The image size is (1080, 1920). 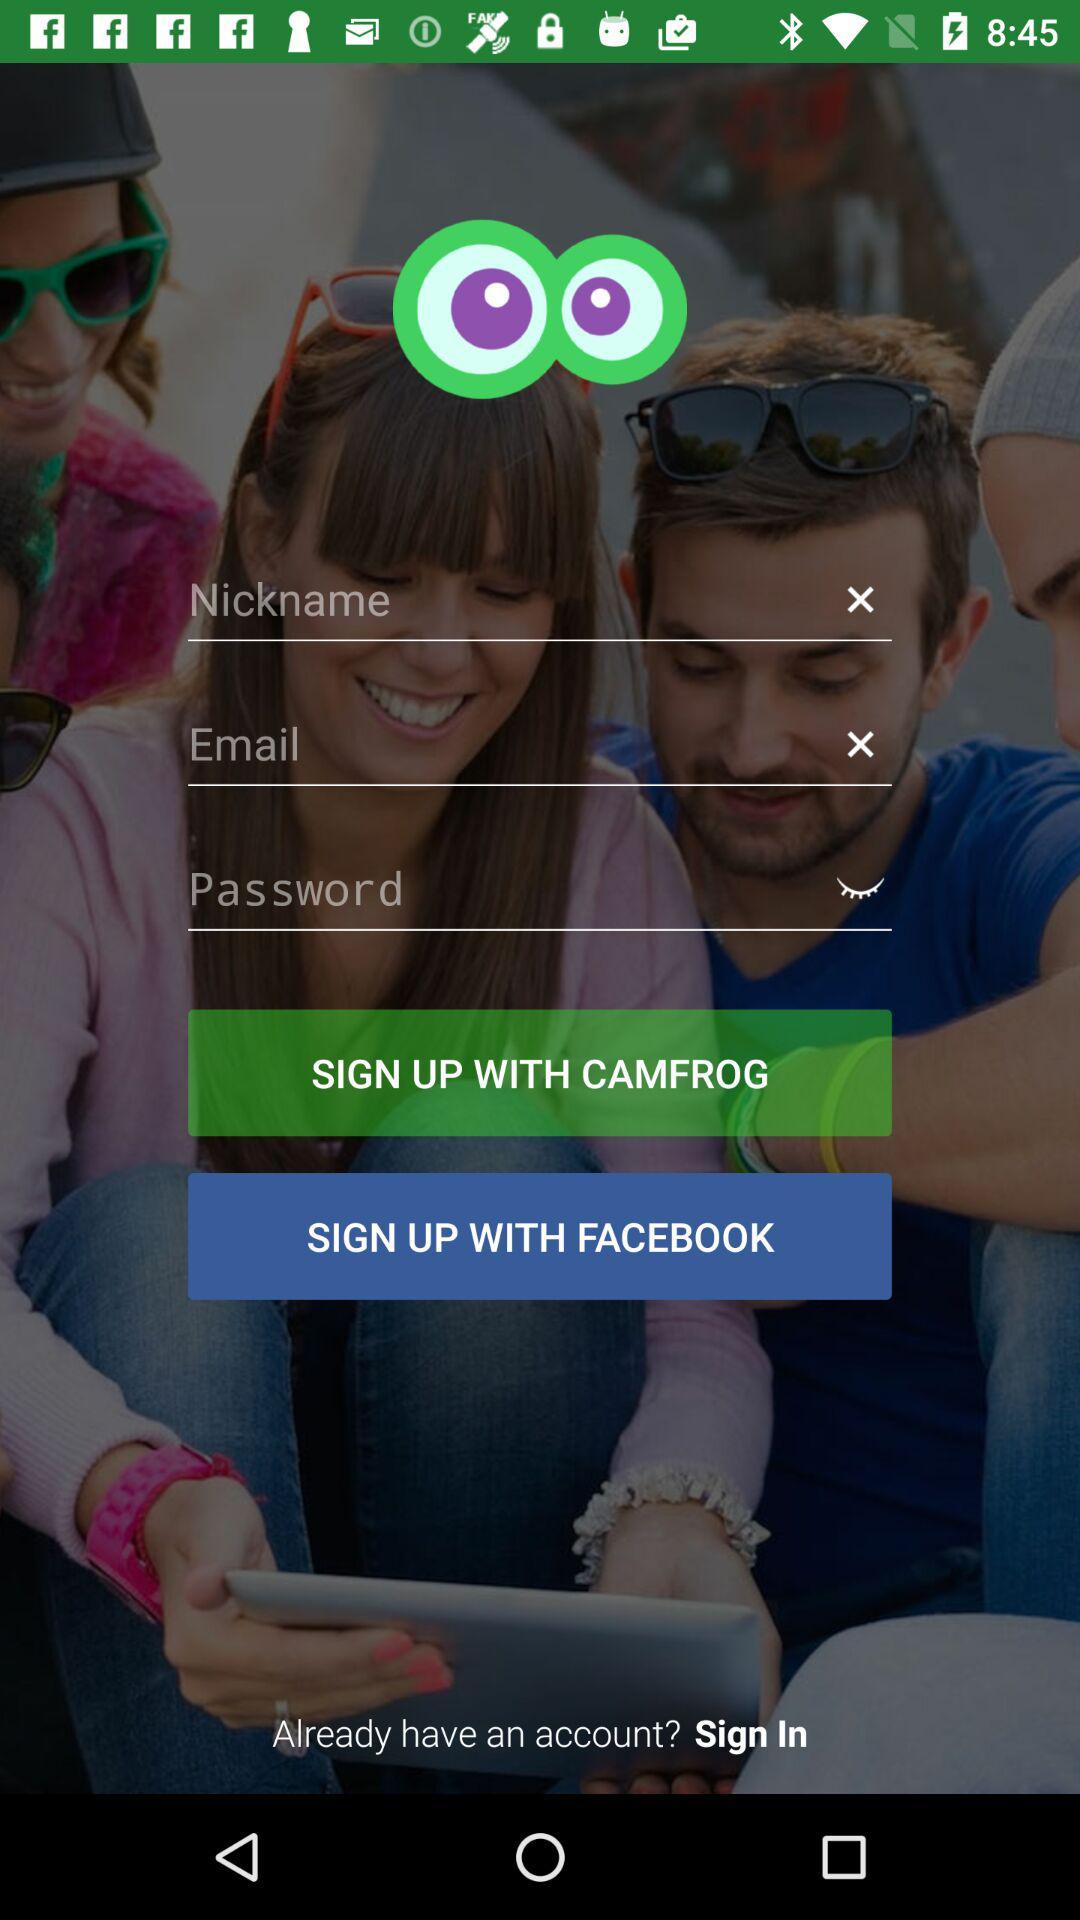 I want to click on item above sign up with icon, so click(x=540, y=887).